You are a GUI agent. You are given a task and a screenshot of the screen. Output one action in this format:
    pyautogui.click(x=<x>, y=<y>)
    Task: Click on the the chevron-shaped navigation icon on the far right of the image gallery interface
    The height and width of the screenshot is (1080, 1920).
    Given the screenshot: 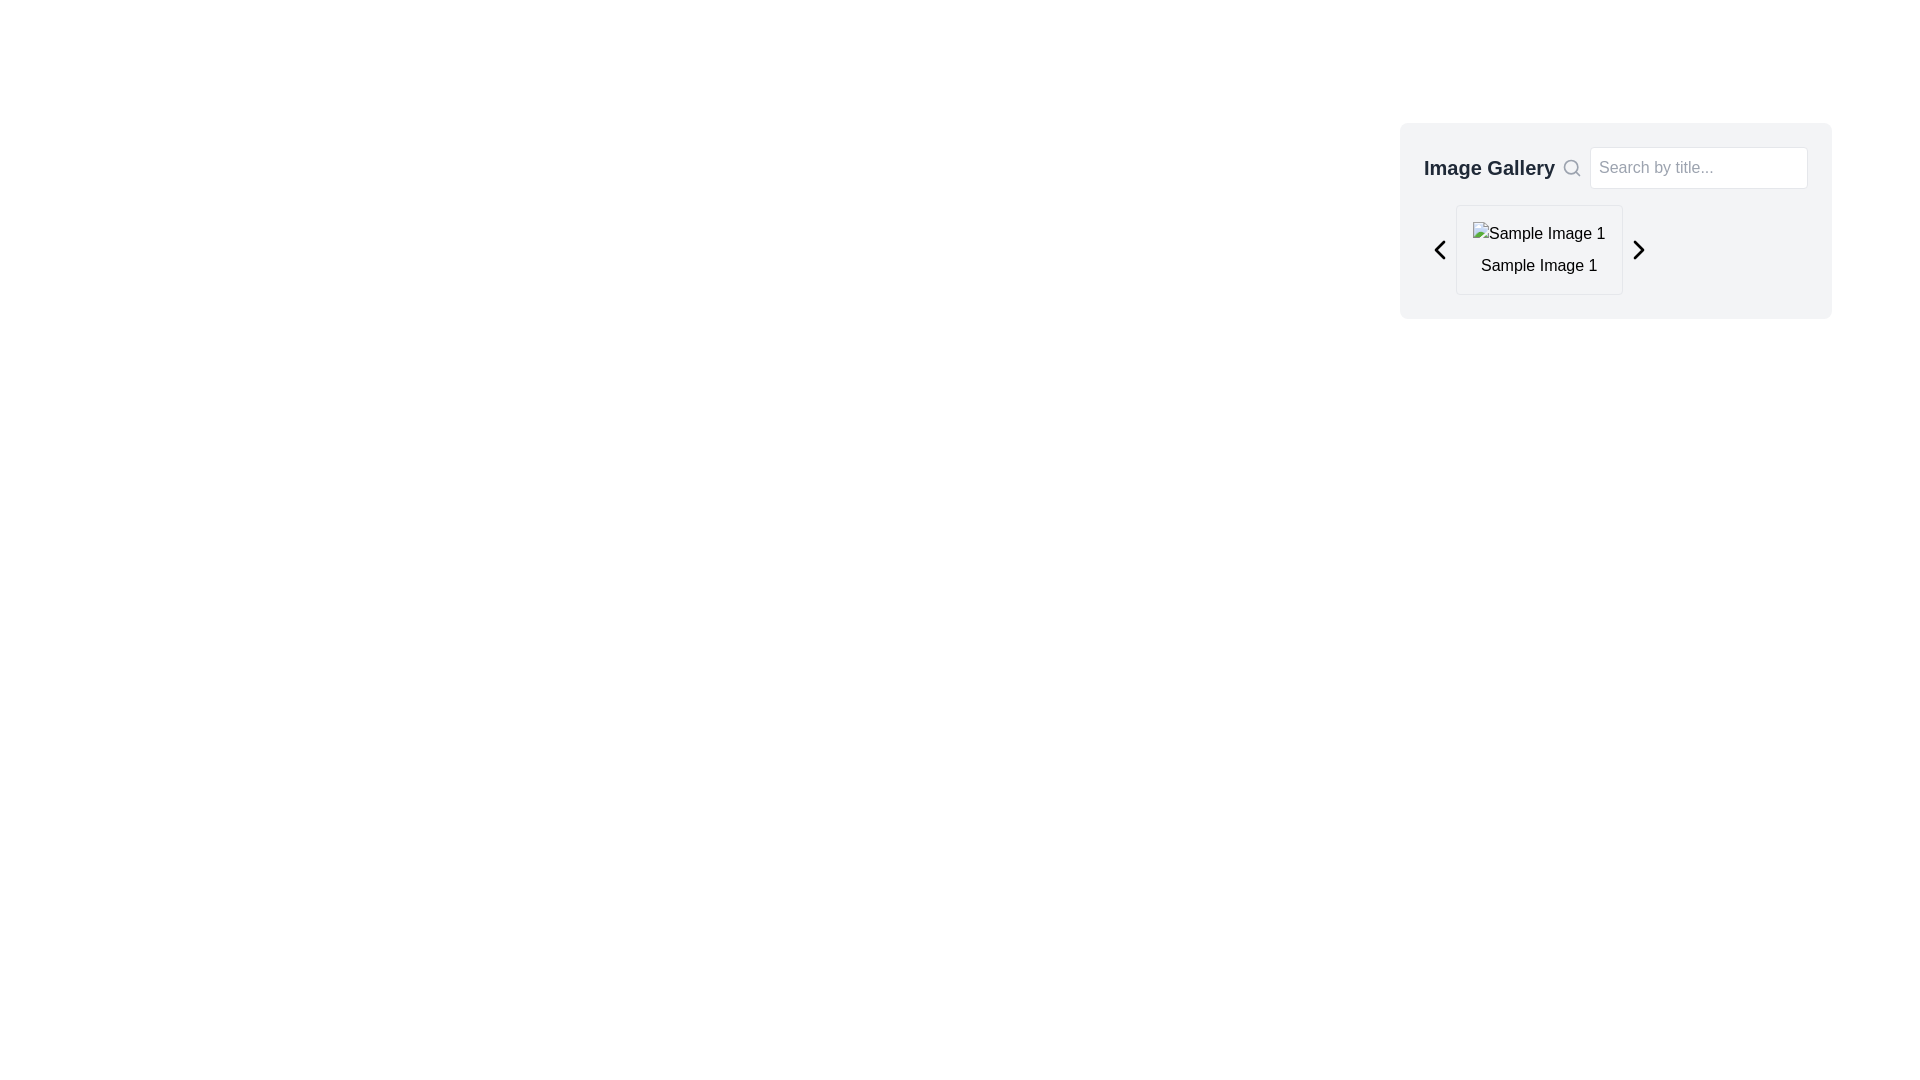 What is the action you would take?
    pyautogui.click(x=1638, y=249)
    